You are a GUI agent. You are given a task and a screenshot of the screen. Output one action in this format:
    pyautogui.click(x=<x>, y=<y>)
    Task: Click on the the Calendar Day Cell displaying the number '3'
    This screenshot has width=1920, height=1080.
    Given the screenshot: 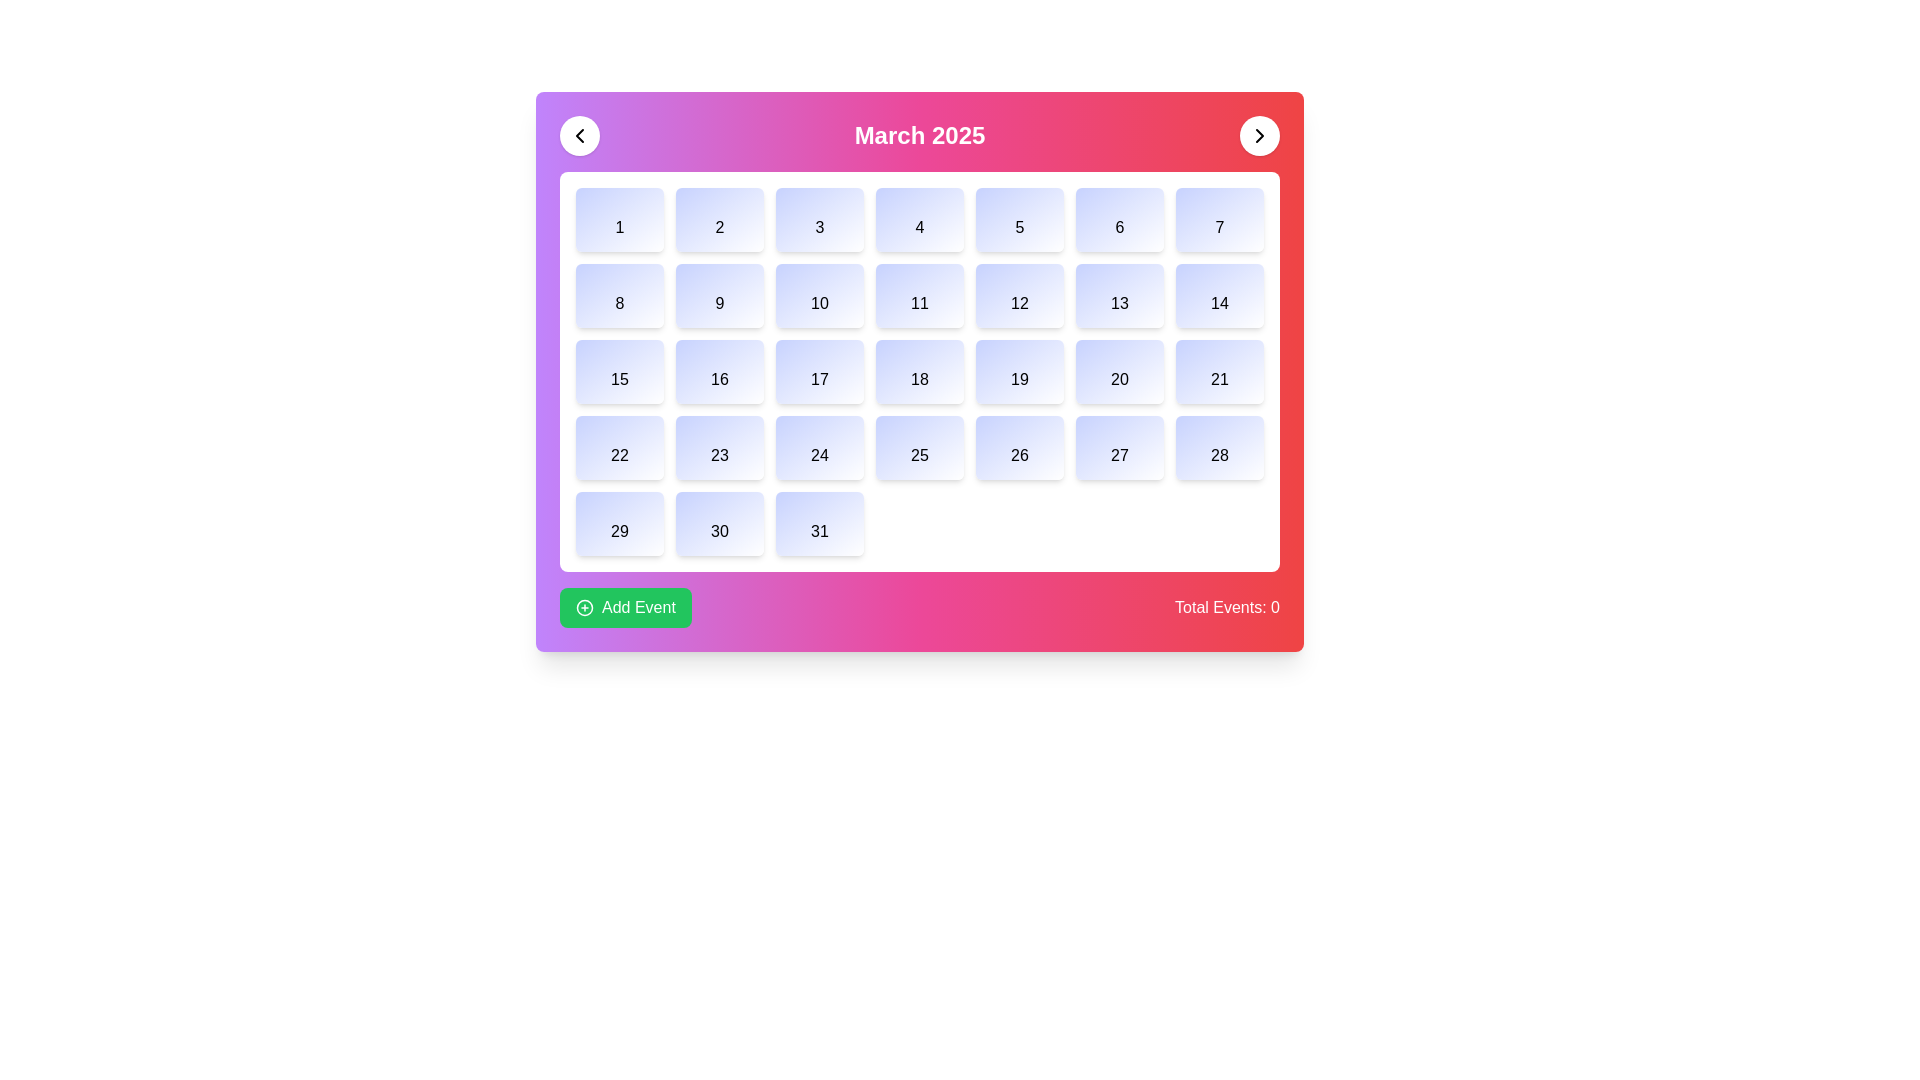 What is the action you would take?
    pyautogui.click(x=820, y=219)
    